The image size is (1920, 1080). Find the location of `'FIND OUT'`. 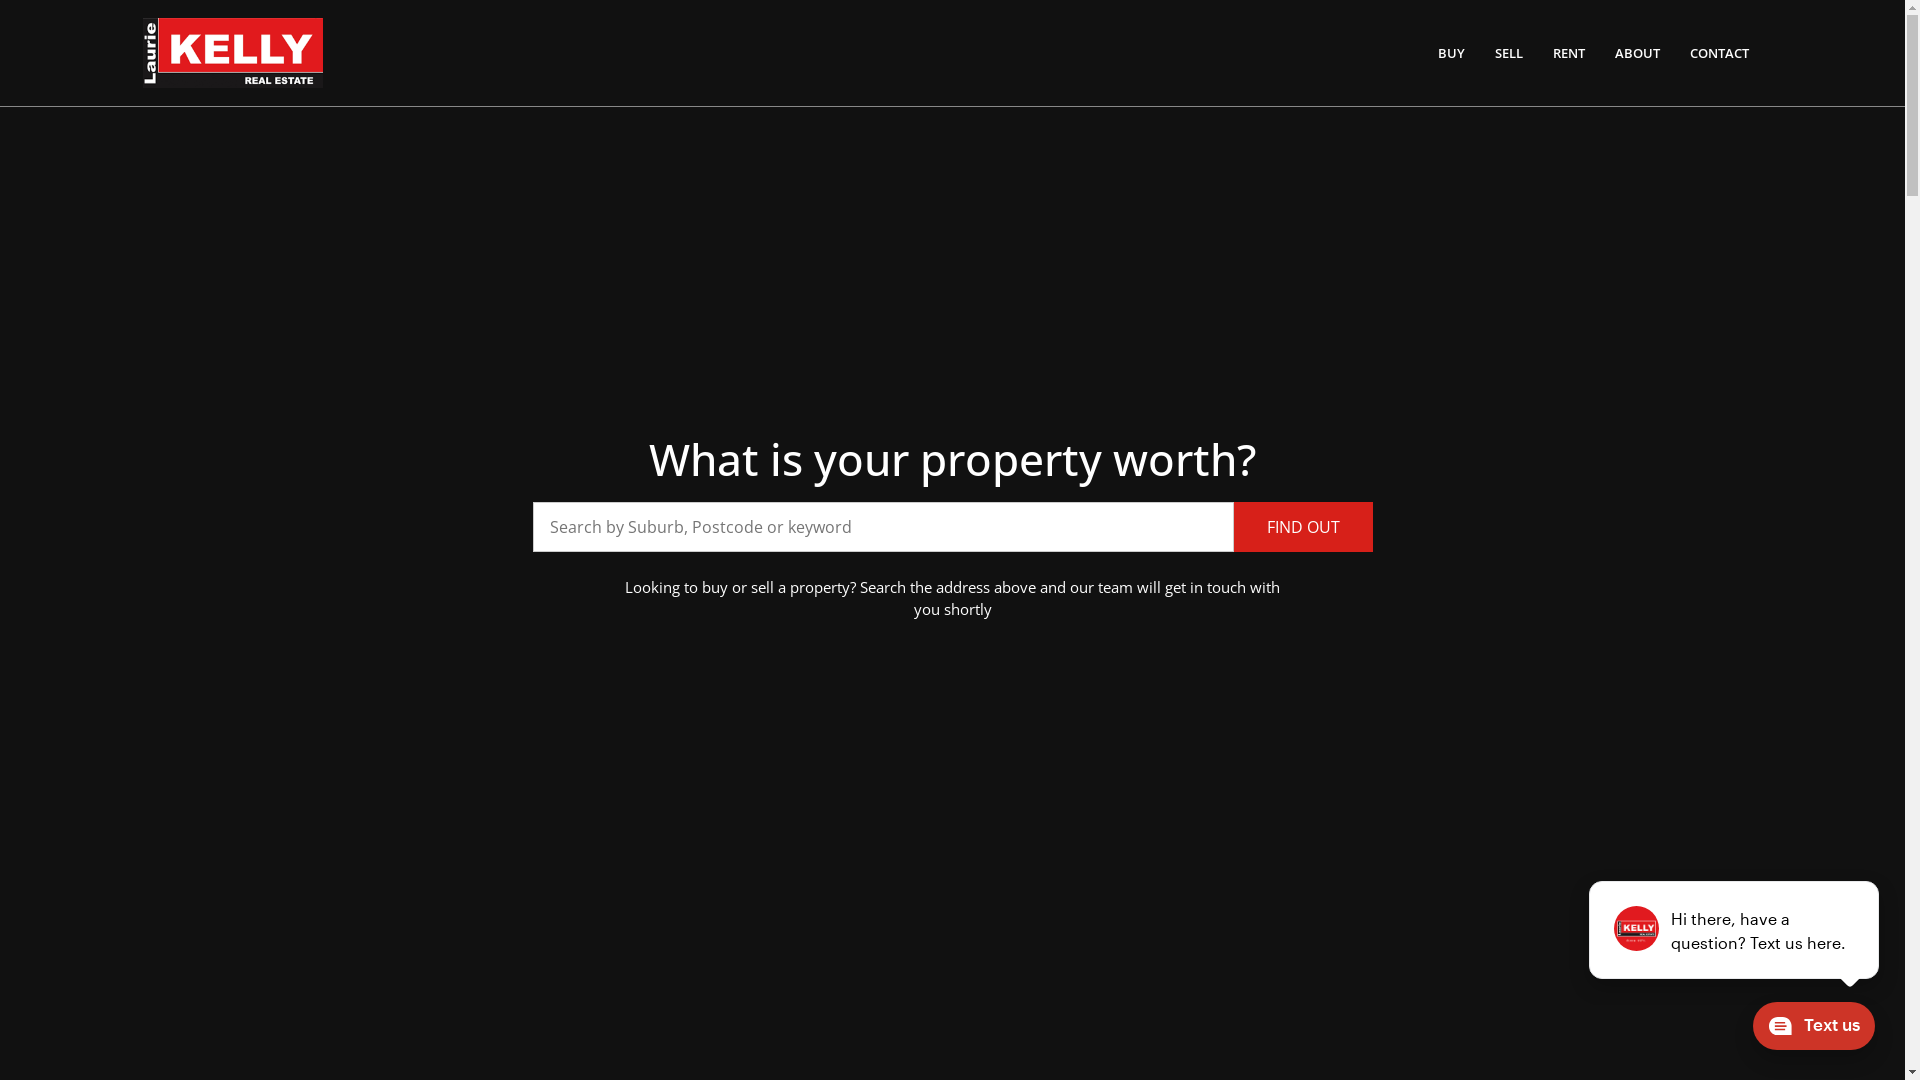

'FIND OUT' is located at coordinates (1303, 526).